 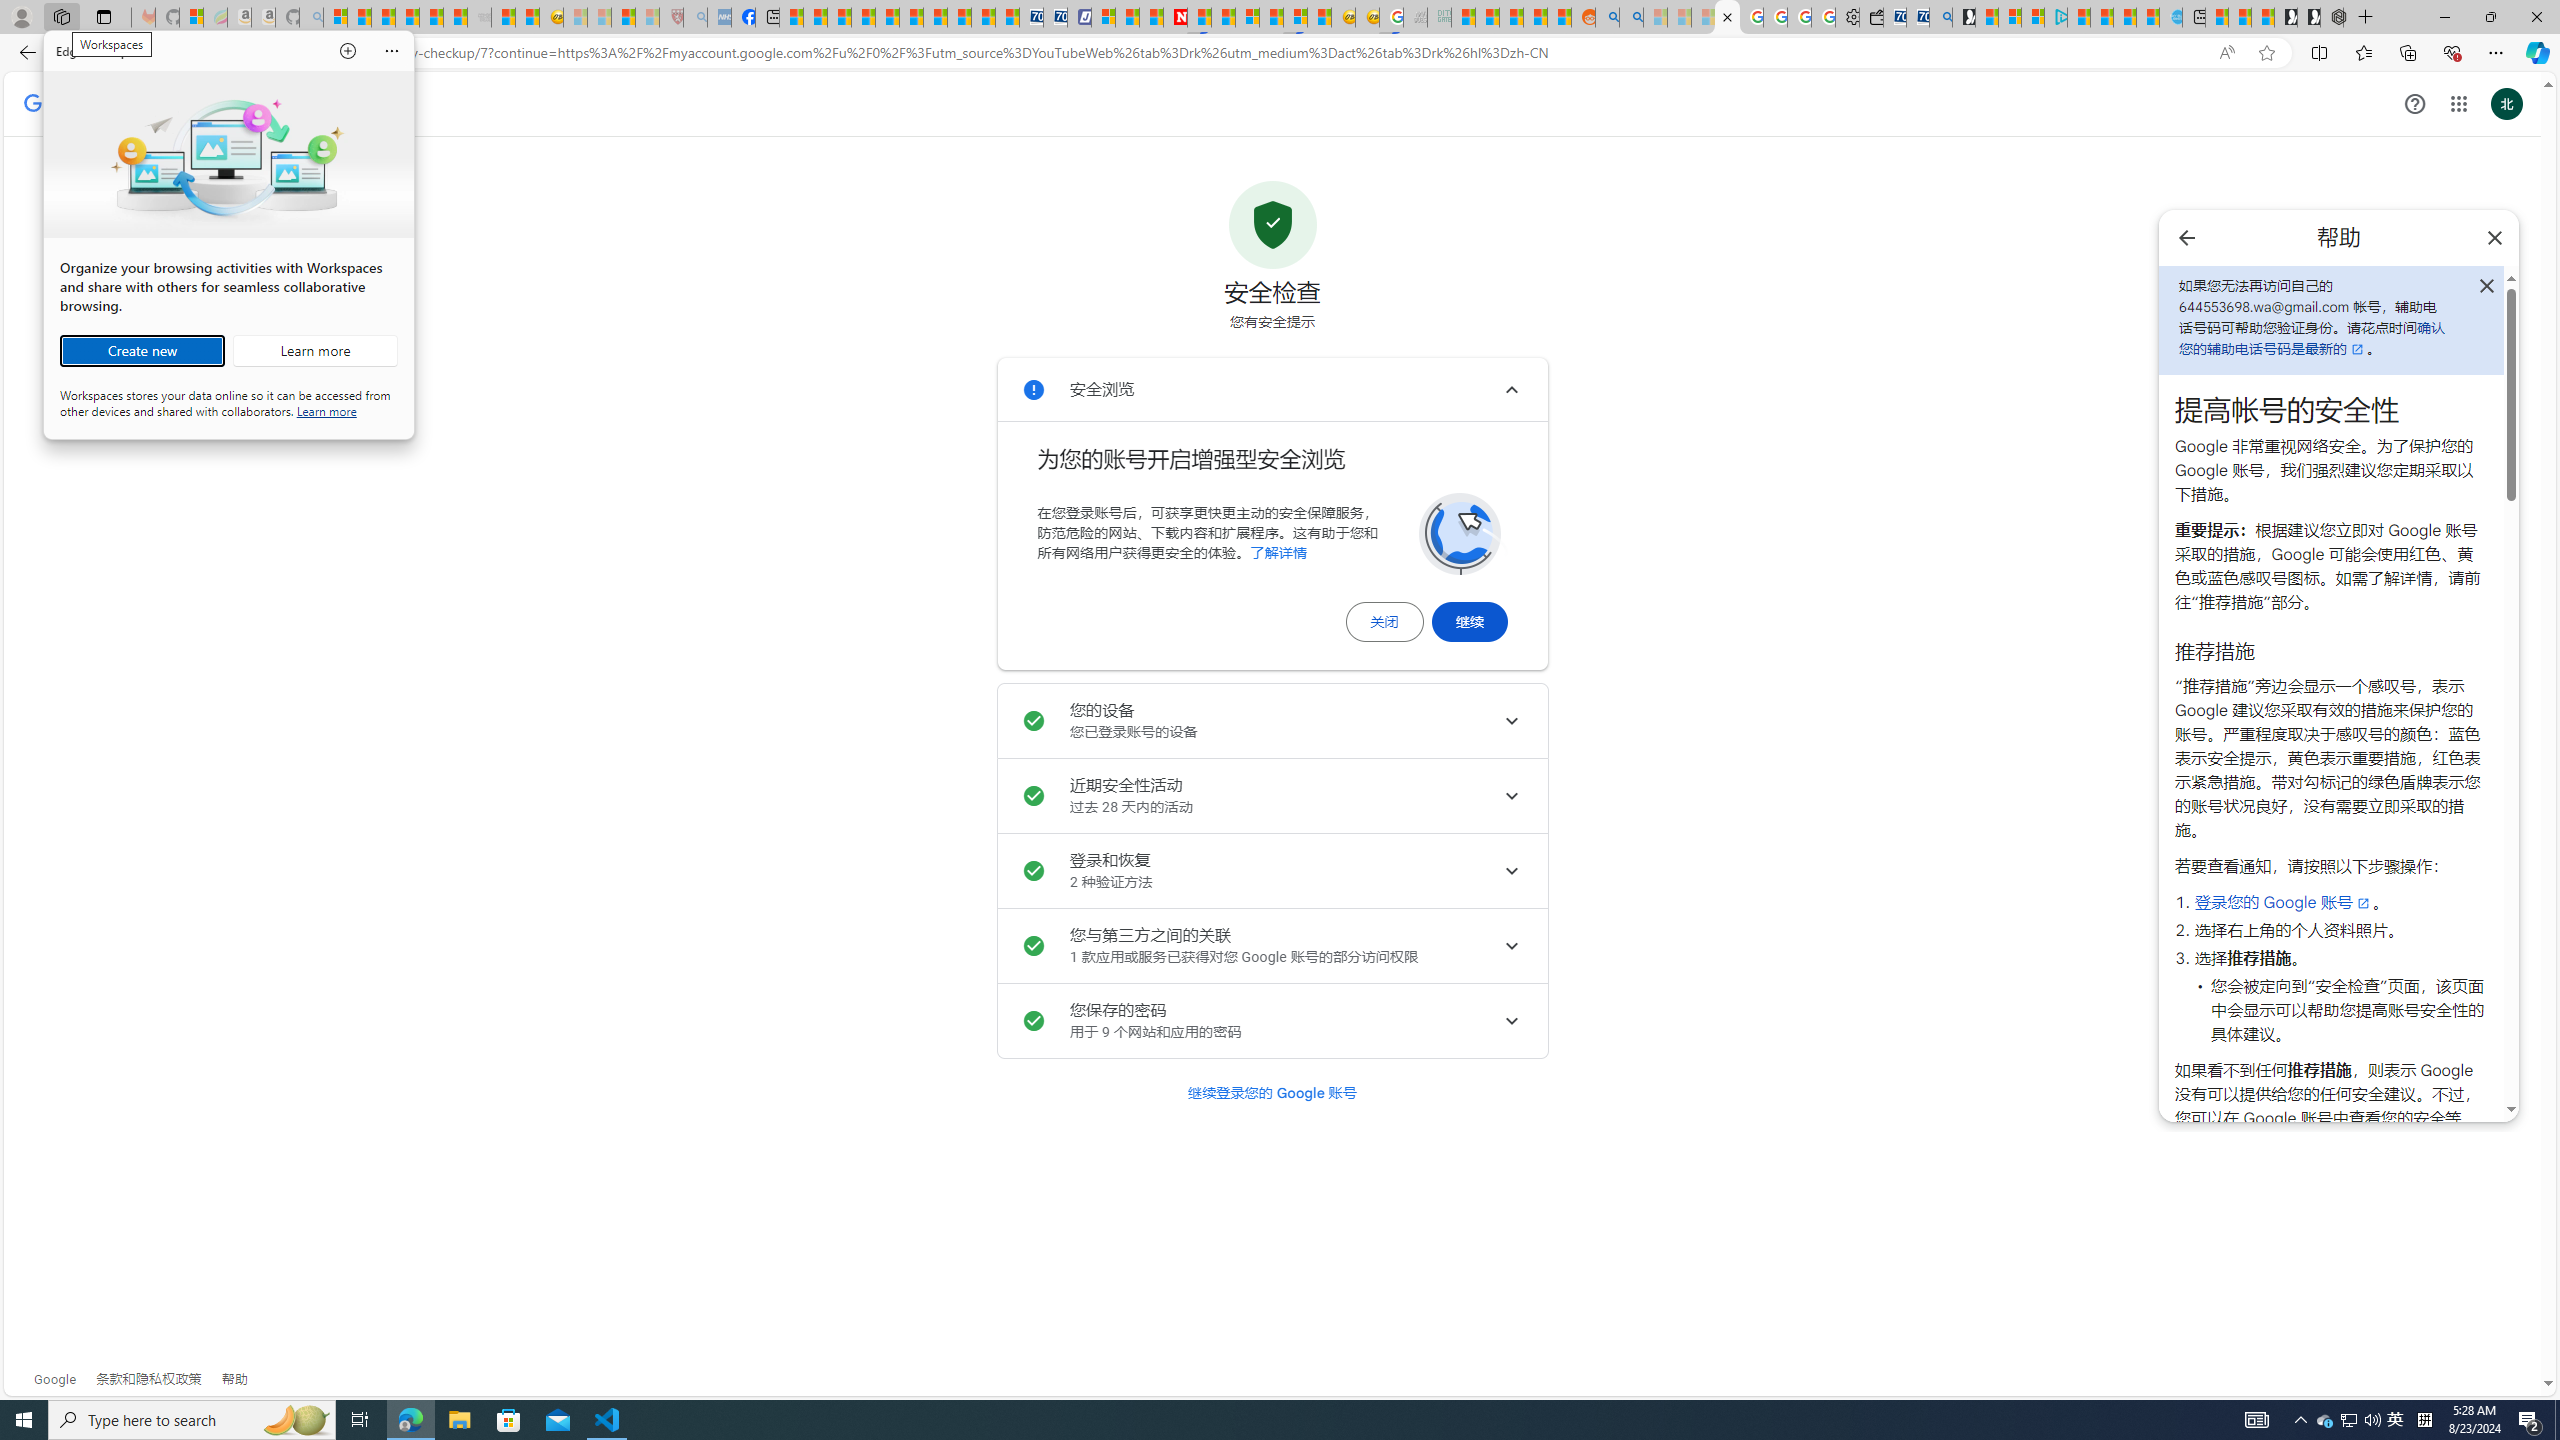 I want to click on 'Climate Damage Becomes Too Severe To Reverse', so click(x=861, y=16).